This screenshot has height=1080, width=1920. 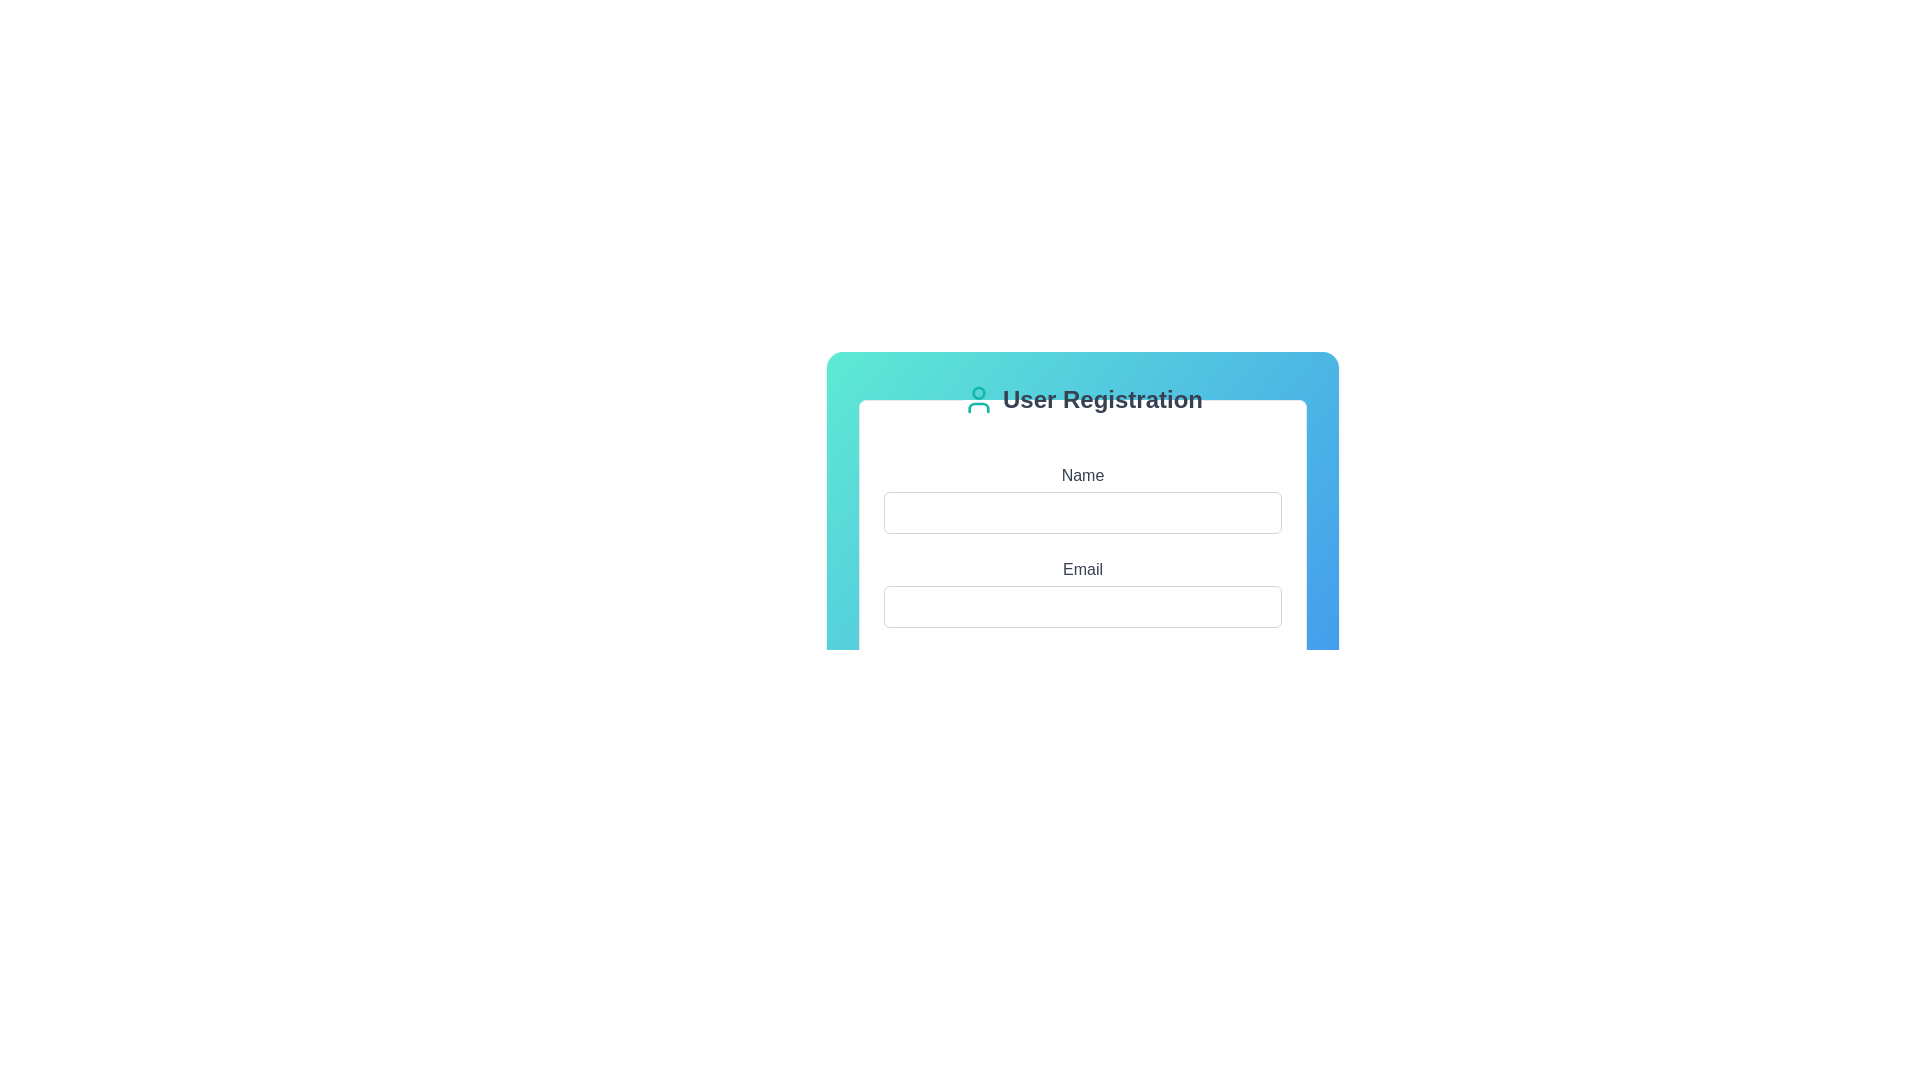 I want to click on the 'Name' text label, which is a medium-sized dark gray label positioned above the name input box in the registration form, so click(x=1082, y=475).